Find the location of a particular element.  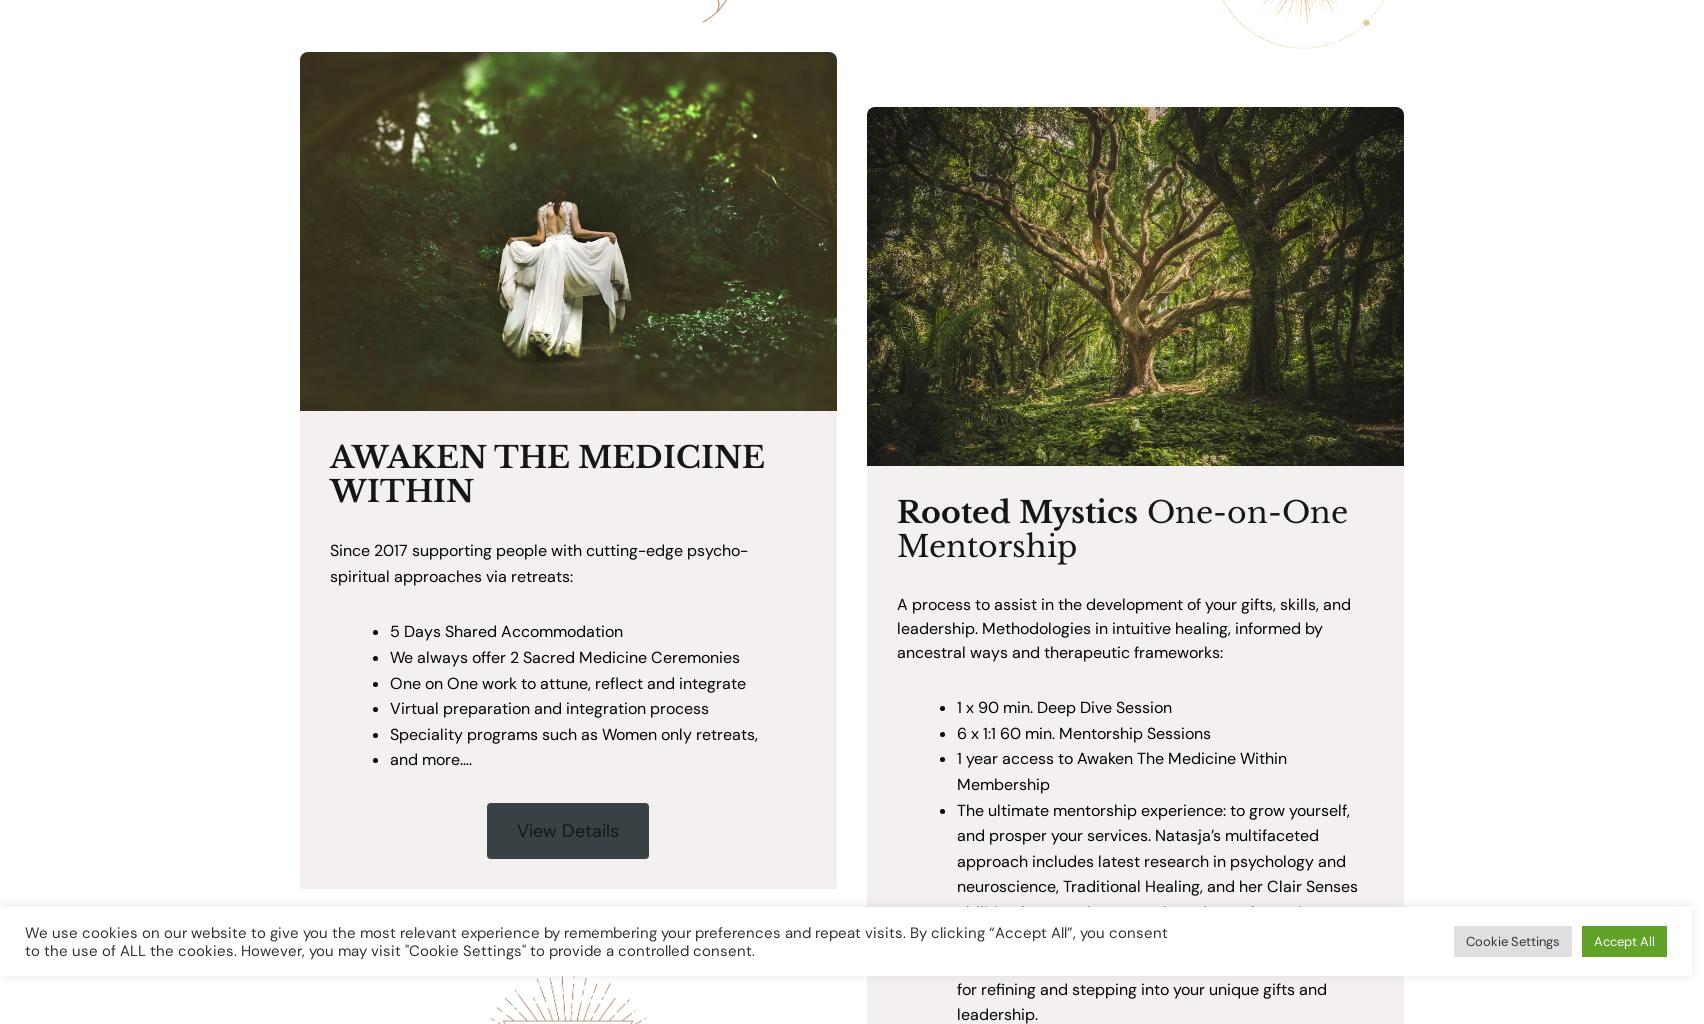

'Speciality programs such as Women only retreats,' is located at coordinates (388, 732).